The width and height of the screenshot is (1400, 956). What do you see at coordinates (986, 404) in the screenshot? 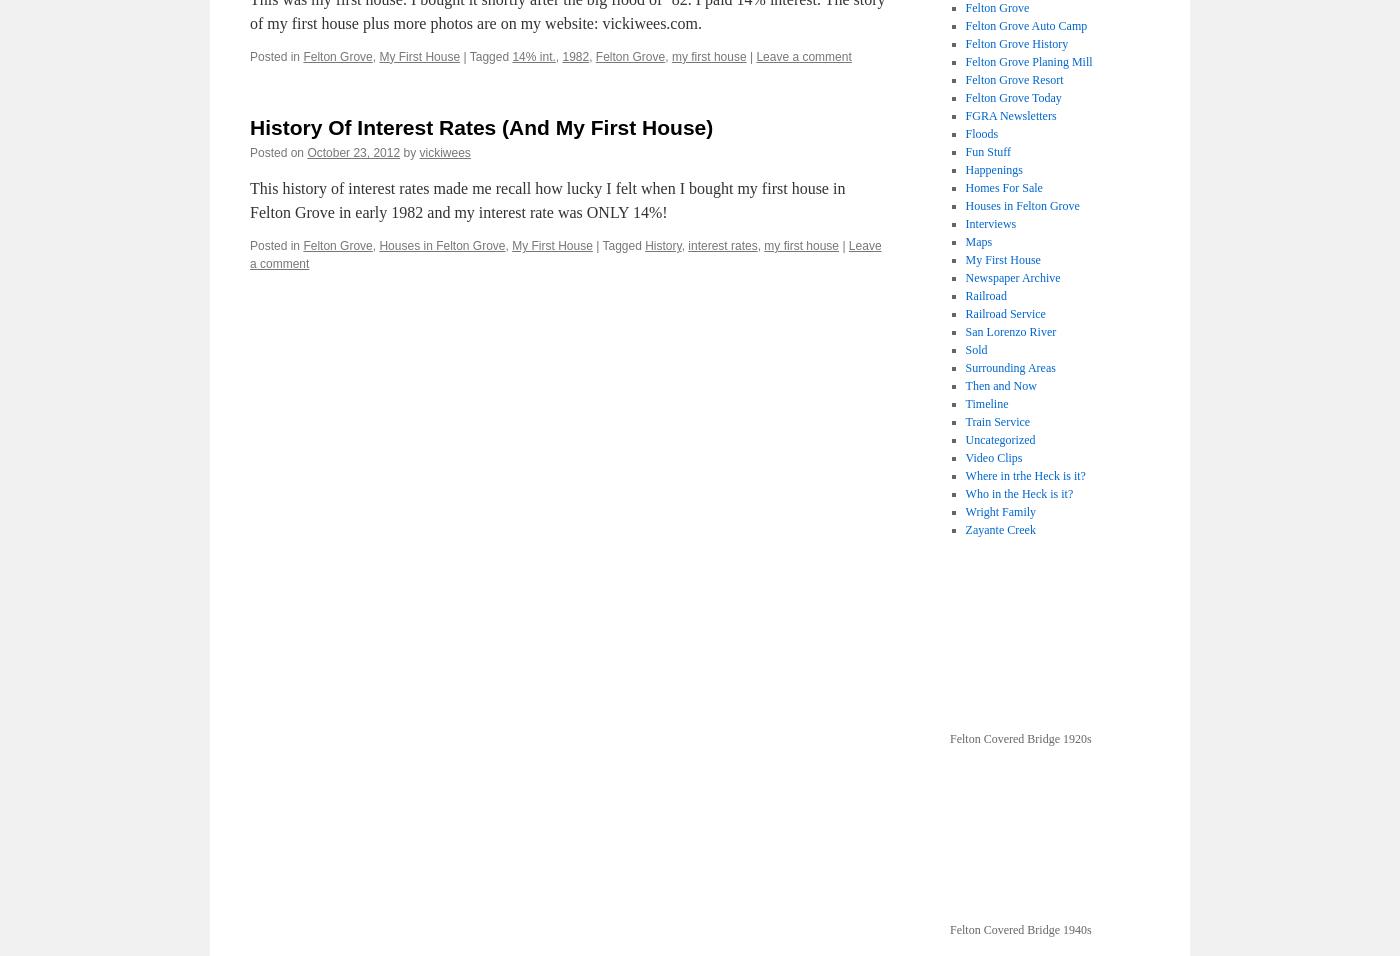
I see `'Timeline'` at bounding box center [986, 404].